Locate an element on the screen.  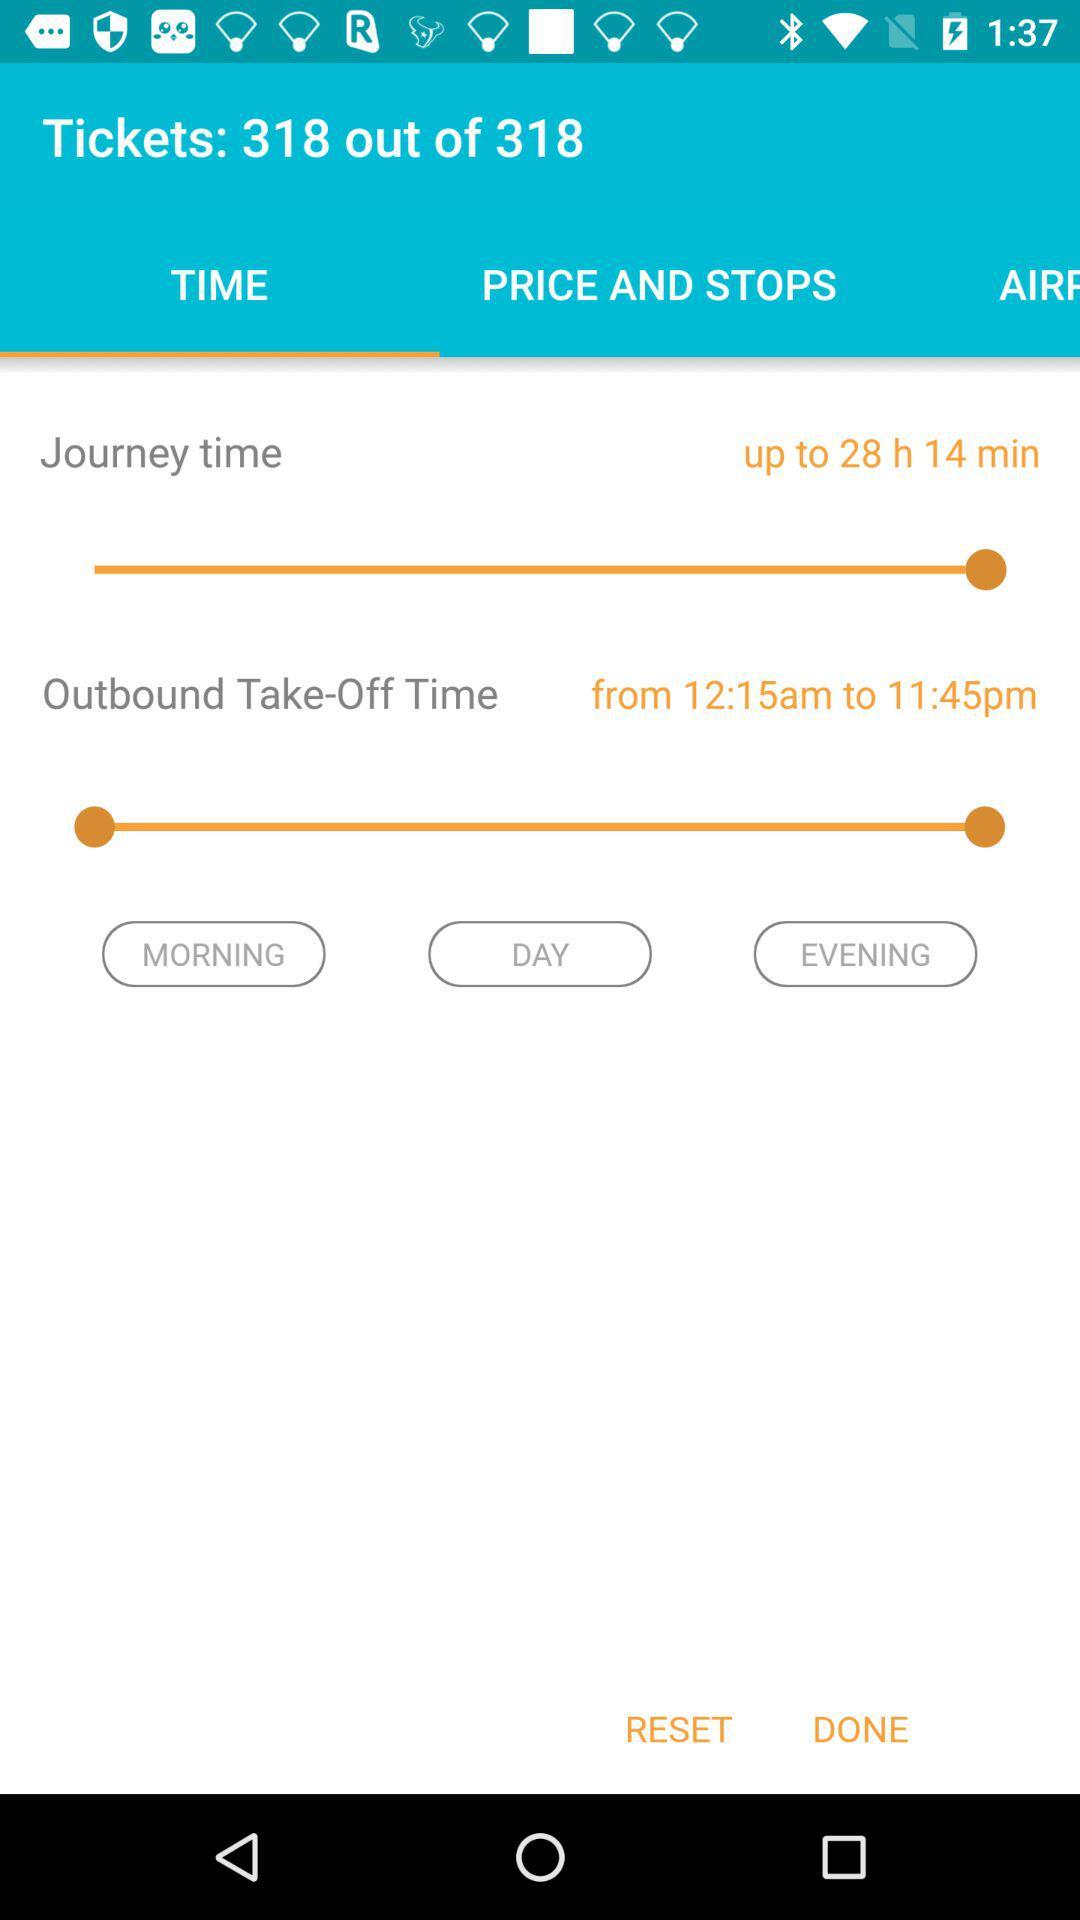
the item next to reset is located at coordinates (859, 1727).